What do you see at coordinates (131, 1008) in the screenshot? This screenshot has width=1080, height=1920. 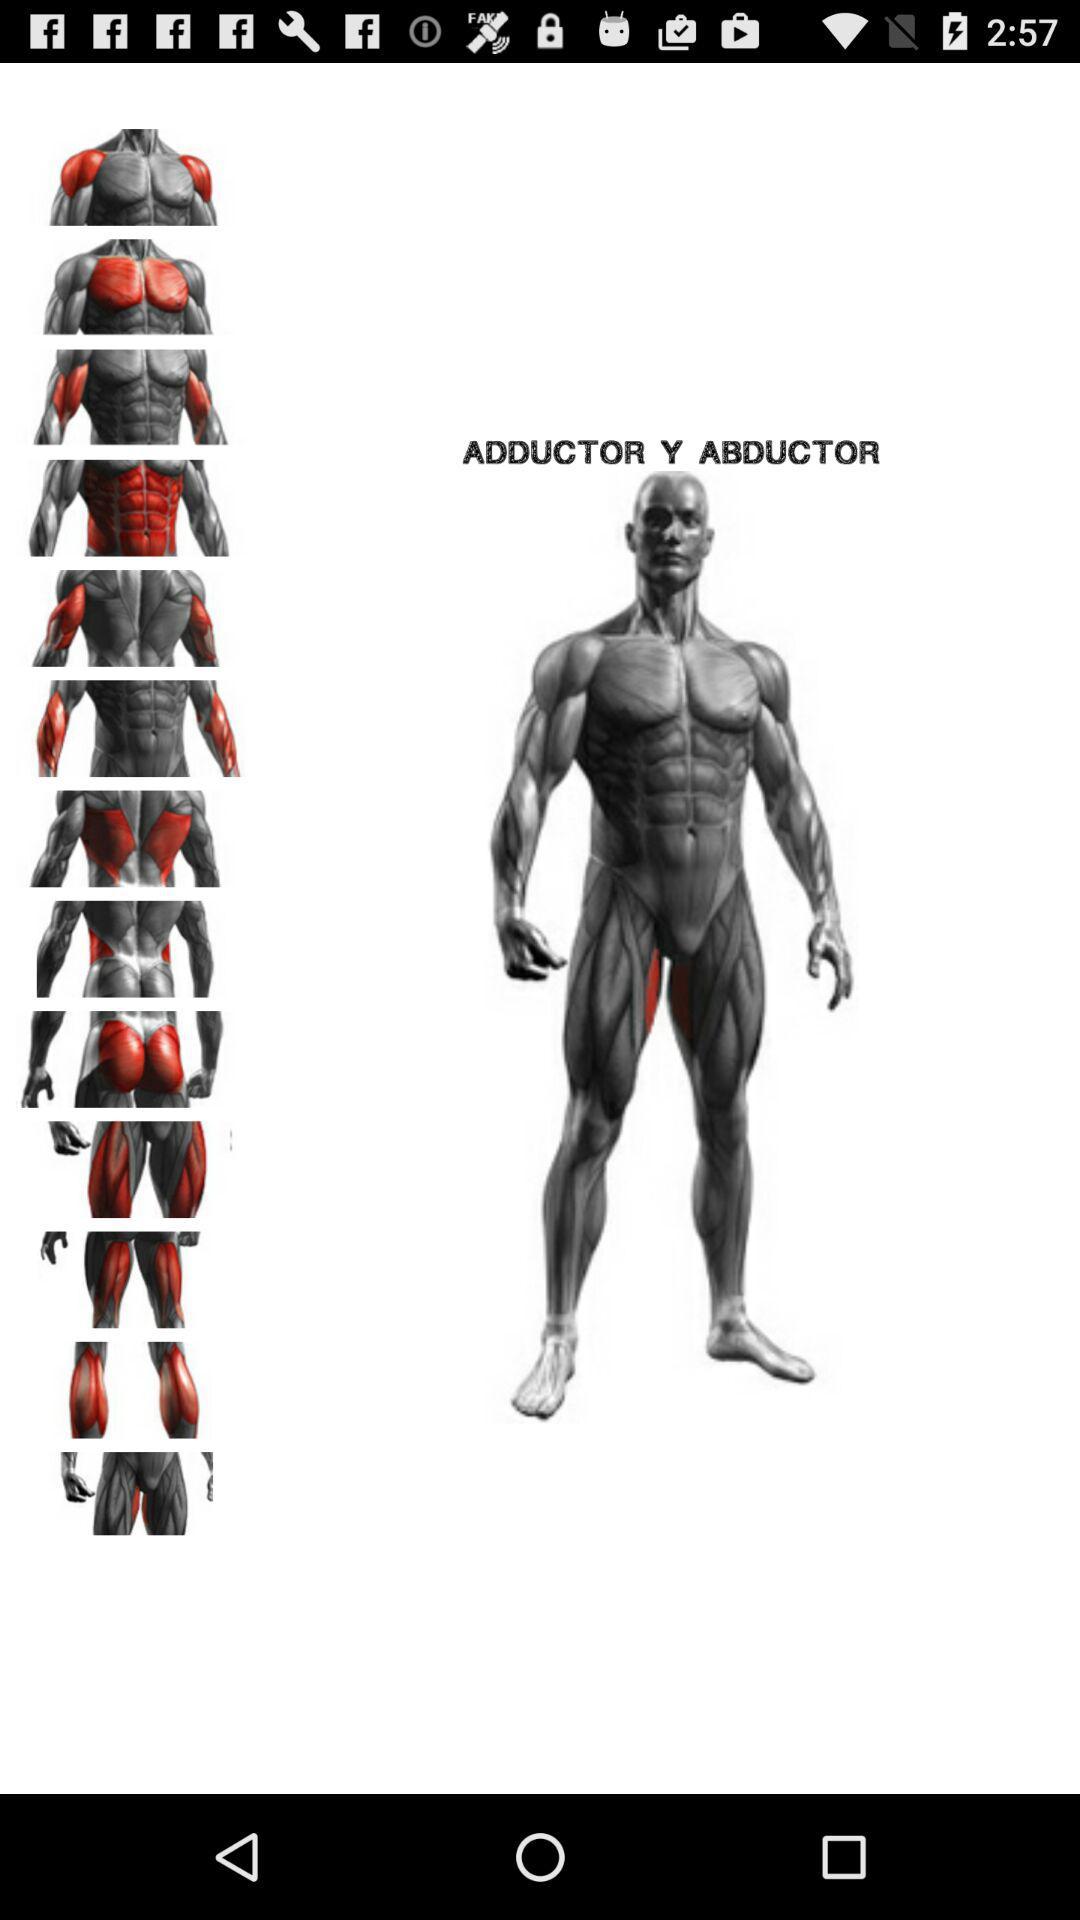 I see `the font icon` at bounding box center [131, 1008].